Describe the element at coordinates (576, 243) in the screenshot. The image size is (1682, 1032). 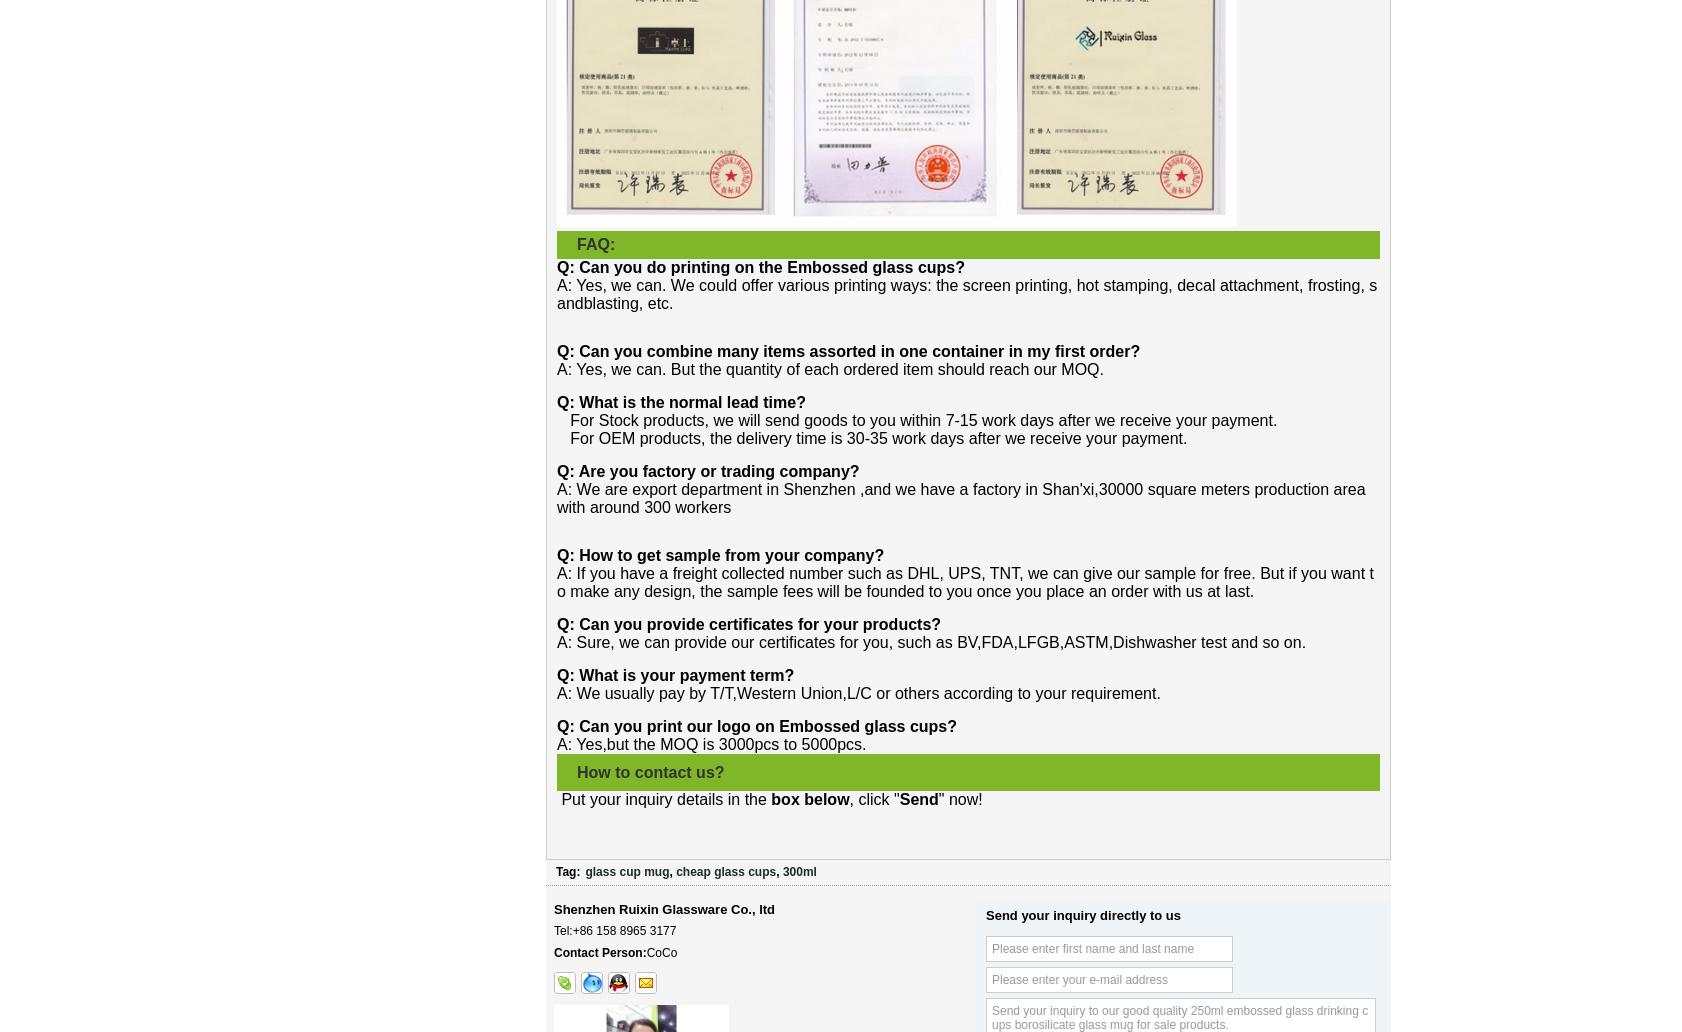
I see `'FAQ:'` at that location.